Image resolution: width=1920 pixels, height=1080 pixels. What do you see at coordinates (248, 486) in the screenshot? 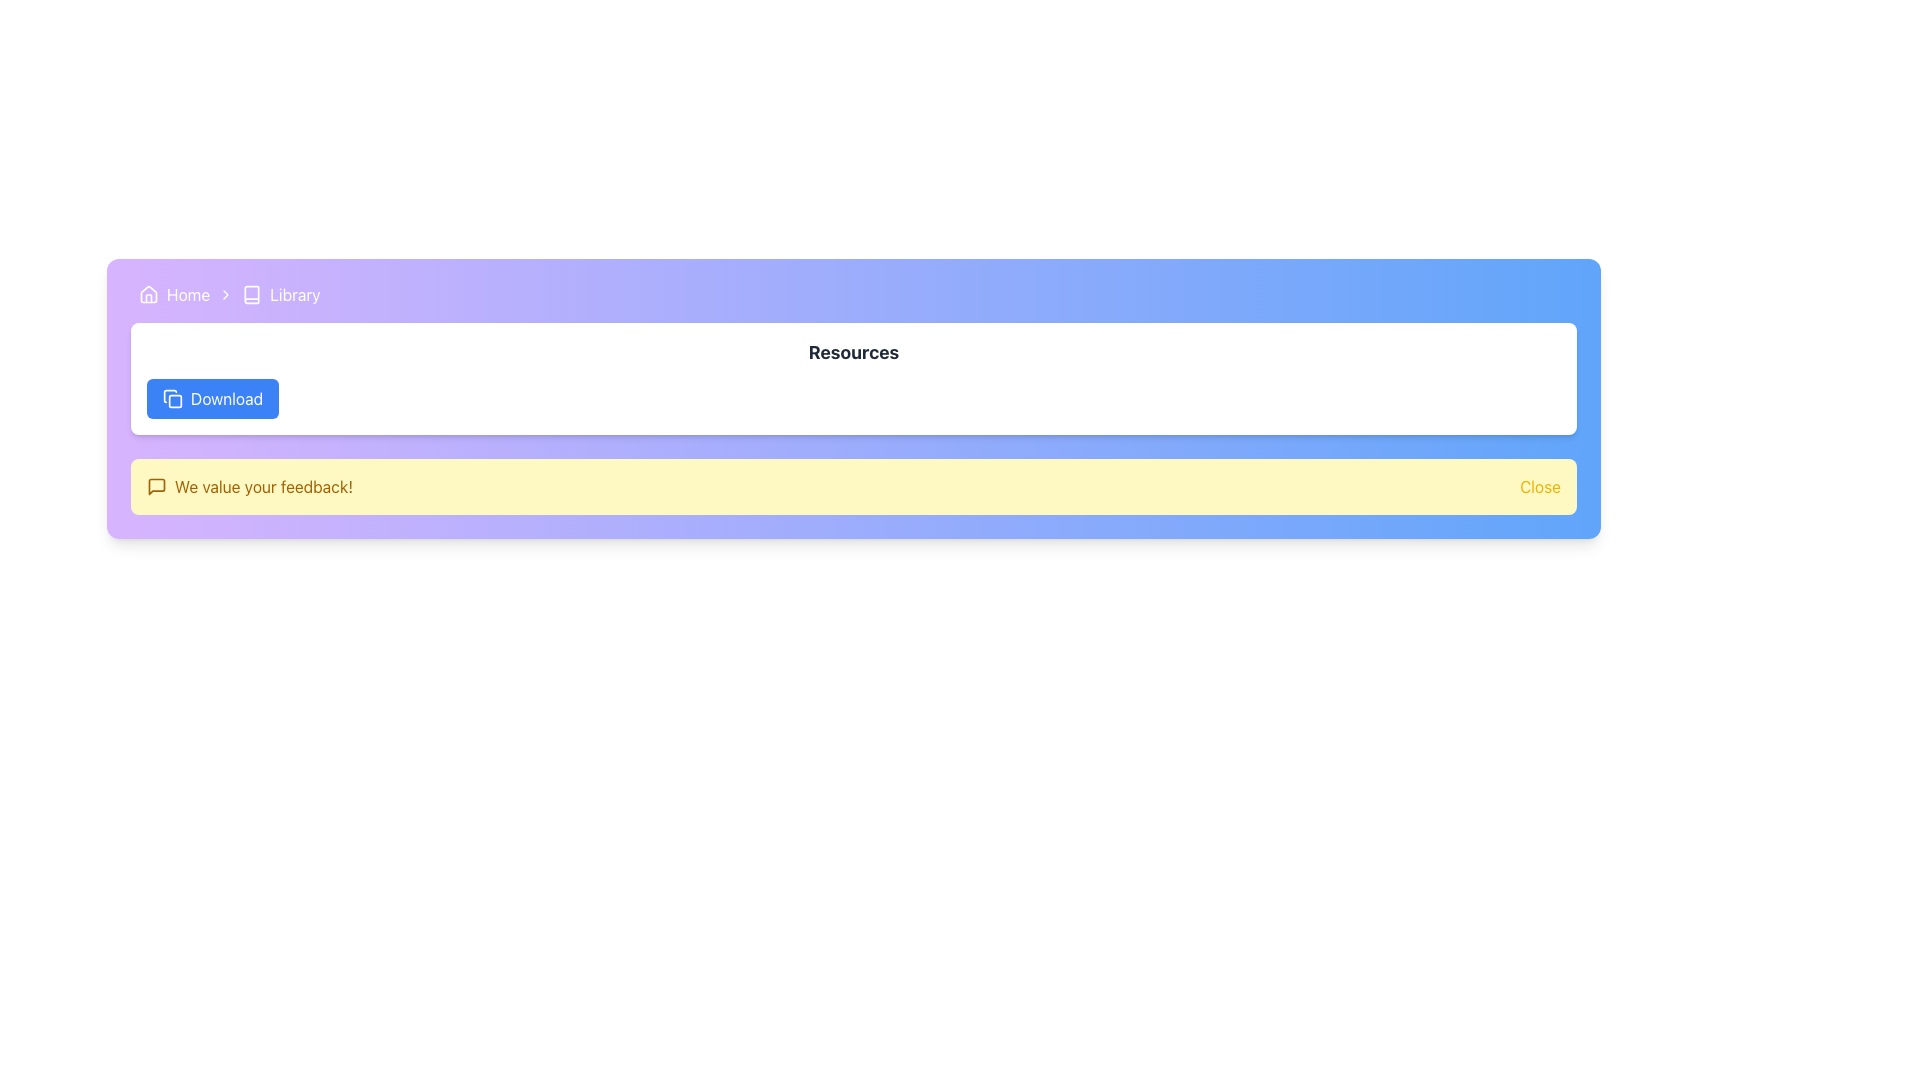
I see `the informative label that displays the text 'We value your feedback!' with a speech bubble icon, styled in gold on a pale yellow background` at bounding box center [248, 486].